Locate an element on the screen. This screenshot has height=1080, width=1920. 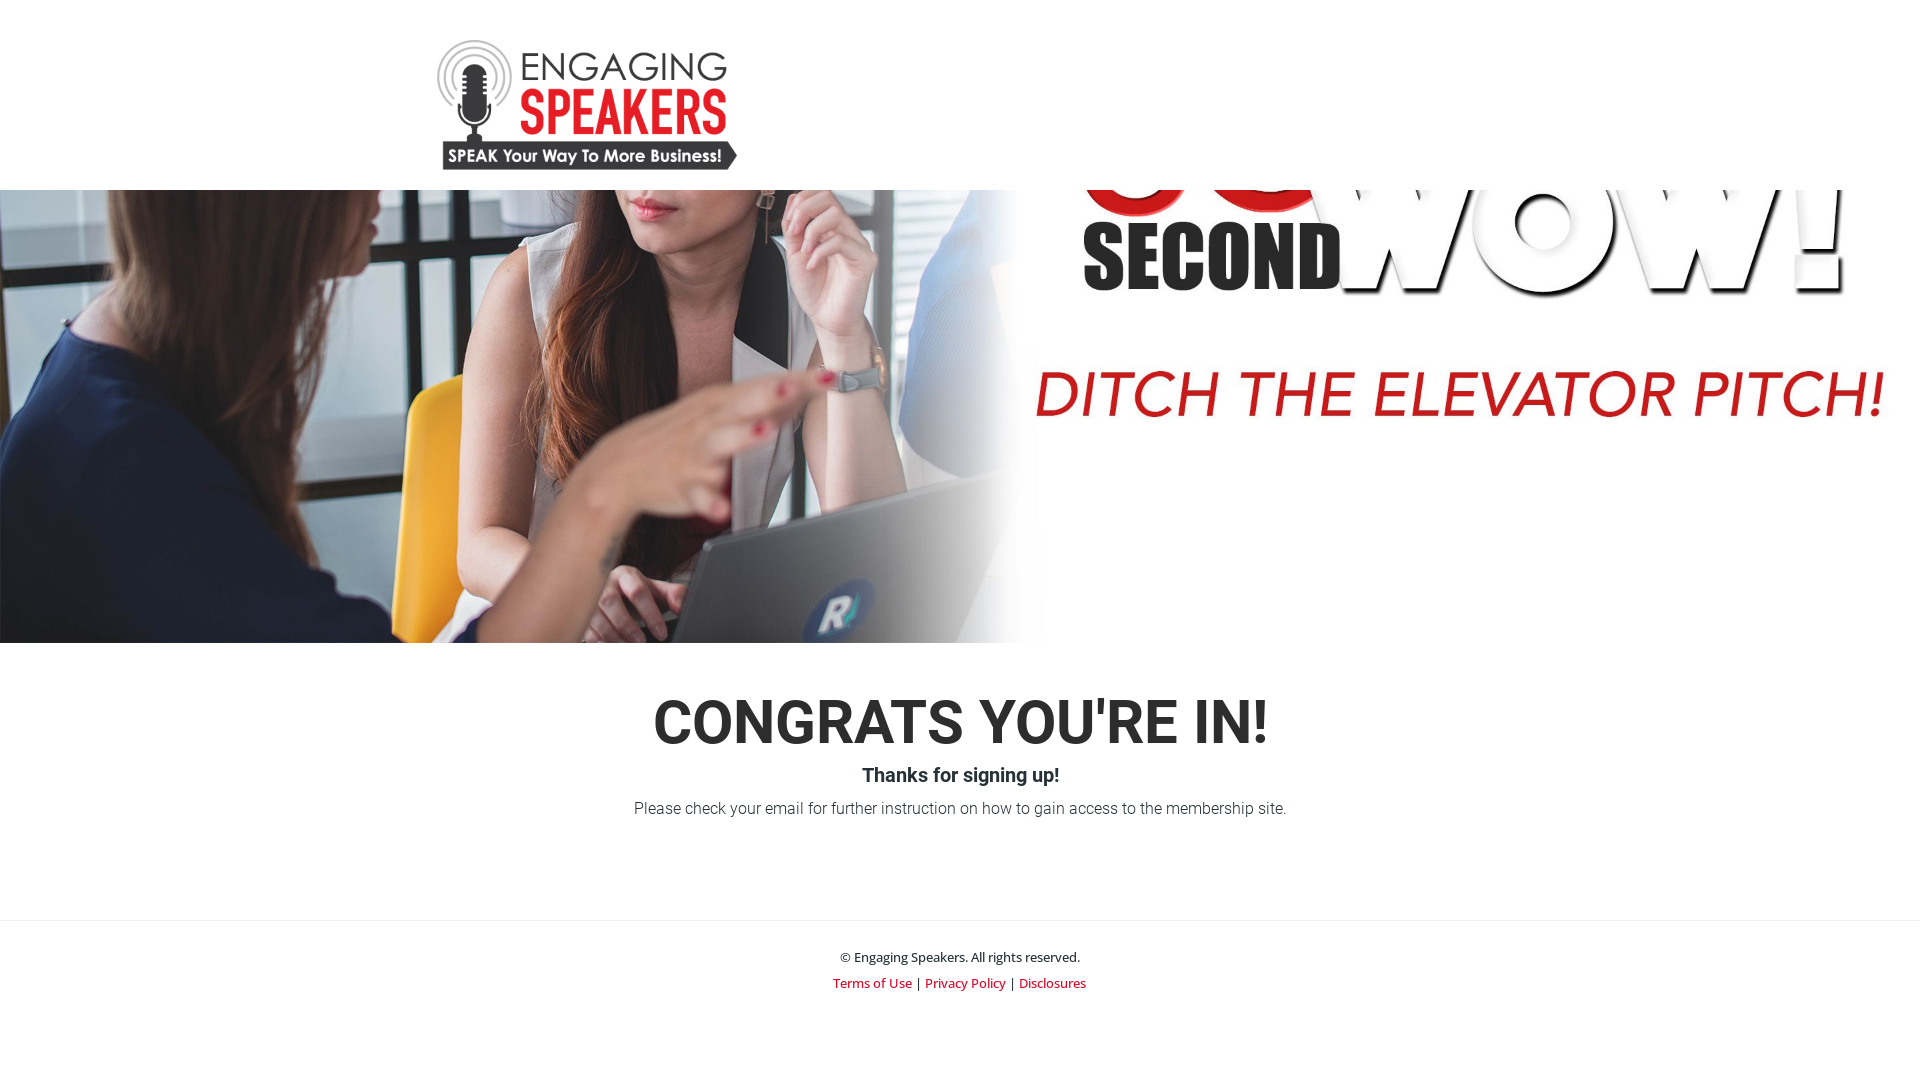
'Terms of Use' is located at coordinates (872, 982).